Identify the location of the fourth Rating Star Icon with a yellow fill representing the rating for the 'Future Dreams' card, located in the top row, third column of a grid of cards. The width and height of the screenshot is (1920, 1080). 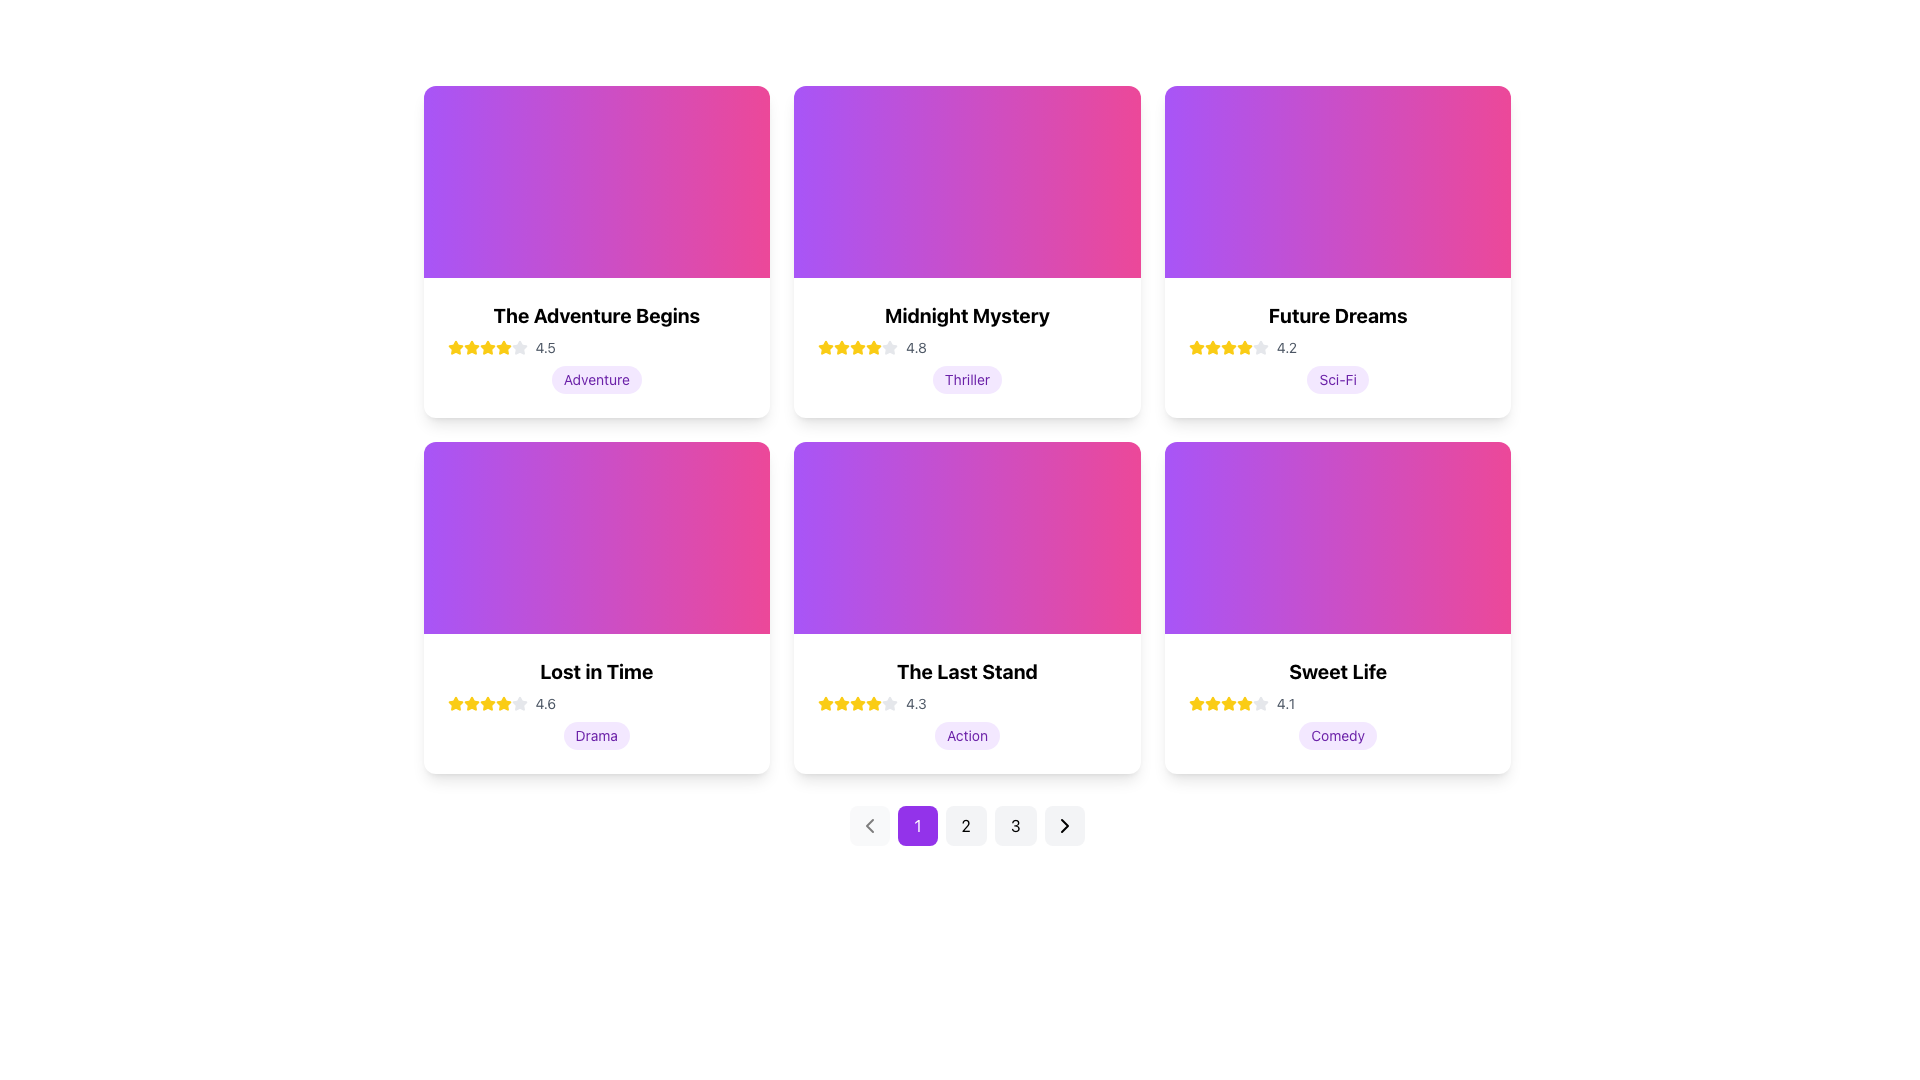
(1227, 346).